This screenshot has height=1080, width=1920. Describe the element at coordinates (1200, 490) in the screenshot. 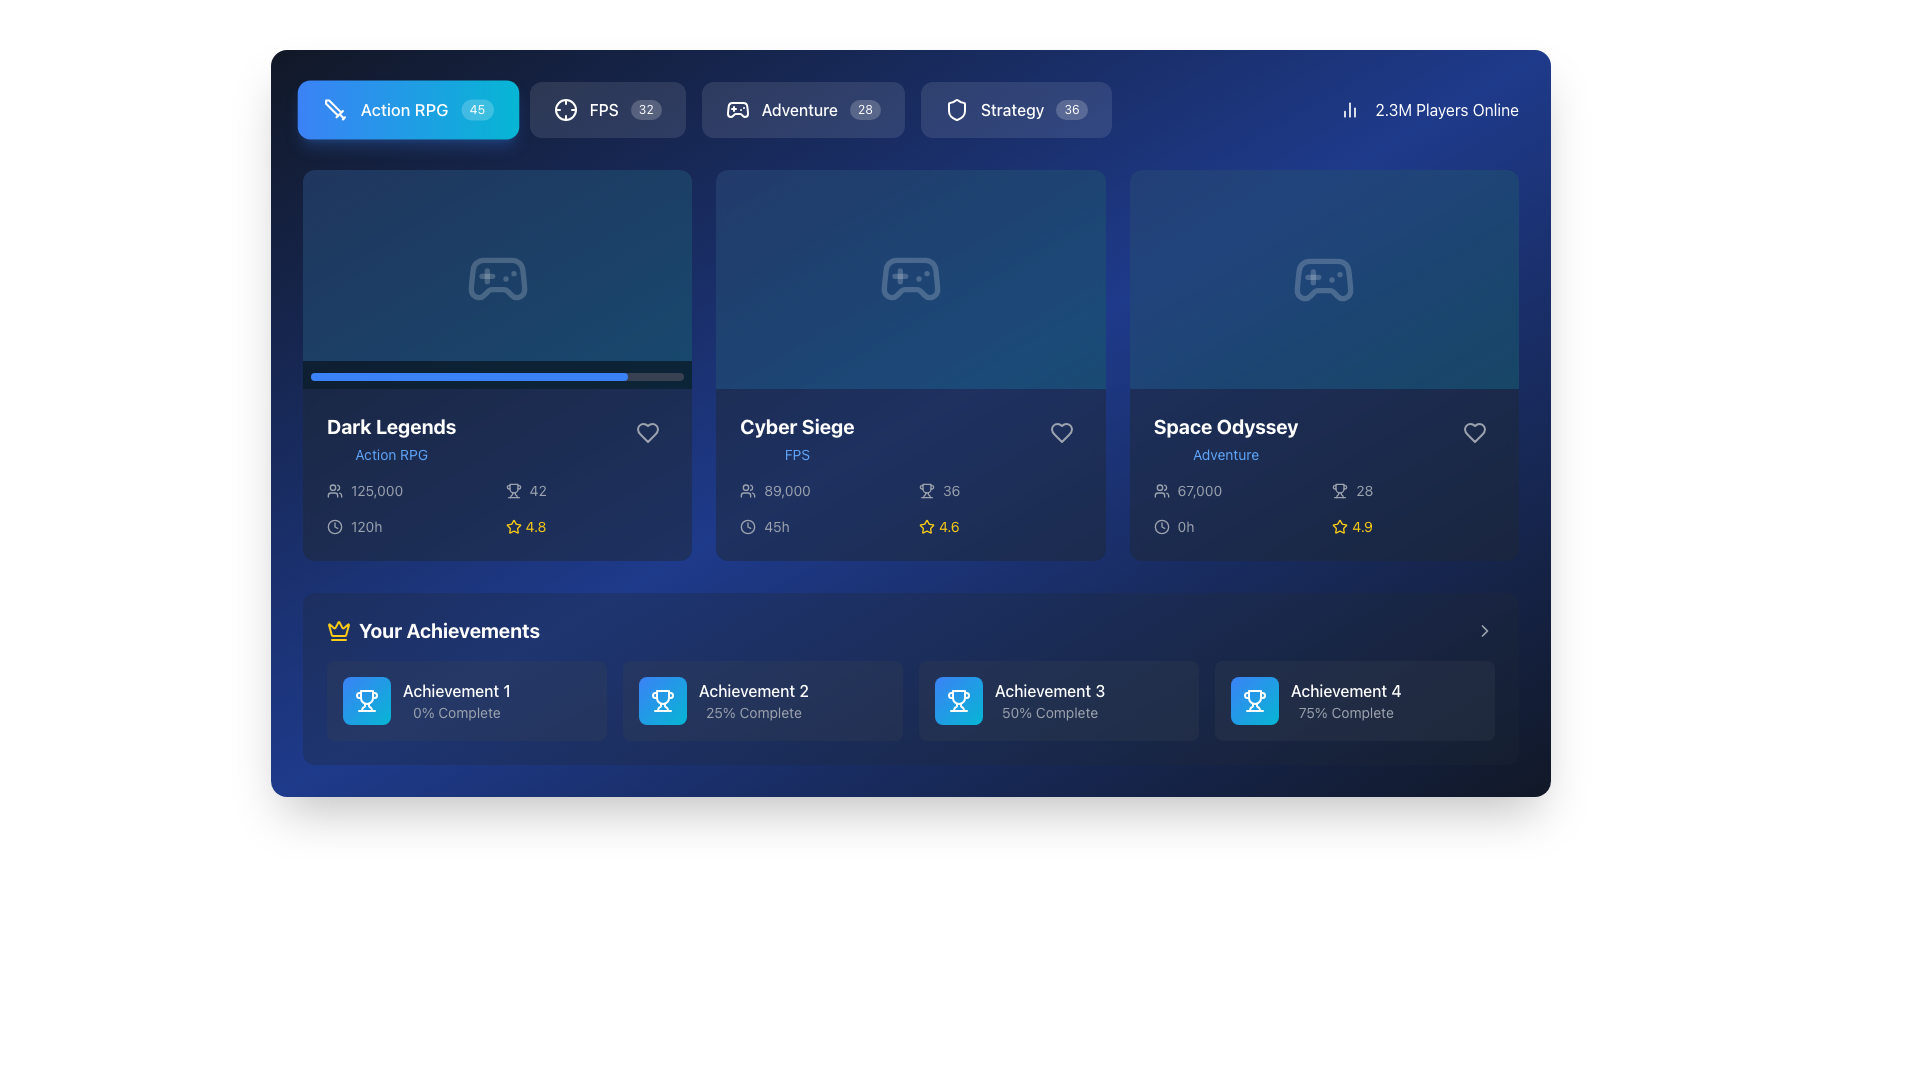

I see `the text label displaying the value '67,000', which is styled in light gray on a dark blue background and located at the bottom section of the 'Space Odyssey' card` at that location.